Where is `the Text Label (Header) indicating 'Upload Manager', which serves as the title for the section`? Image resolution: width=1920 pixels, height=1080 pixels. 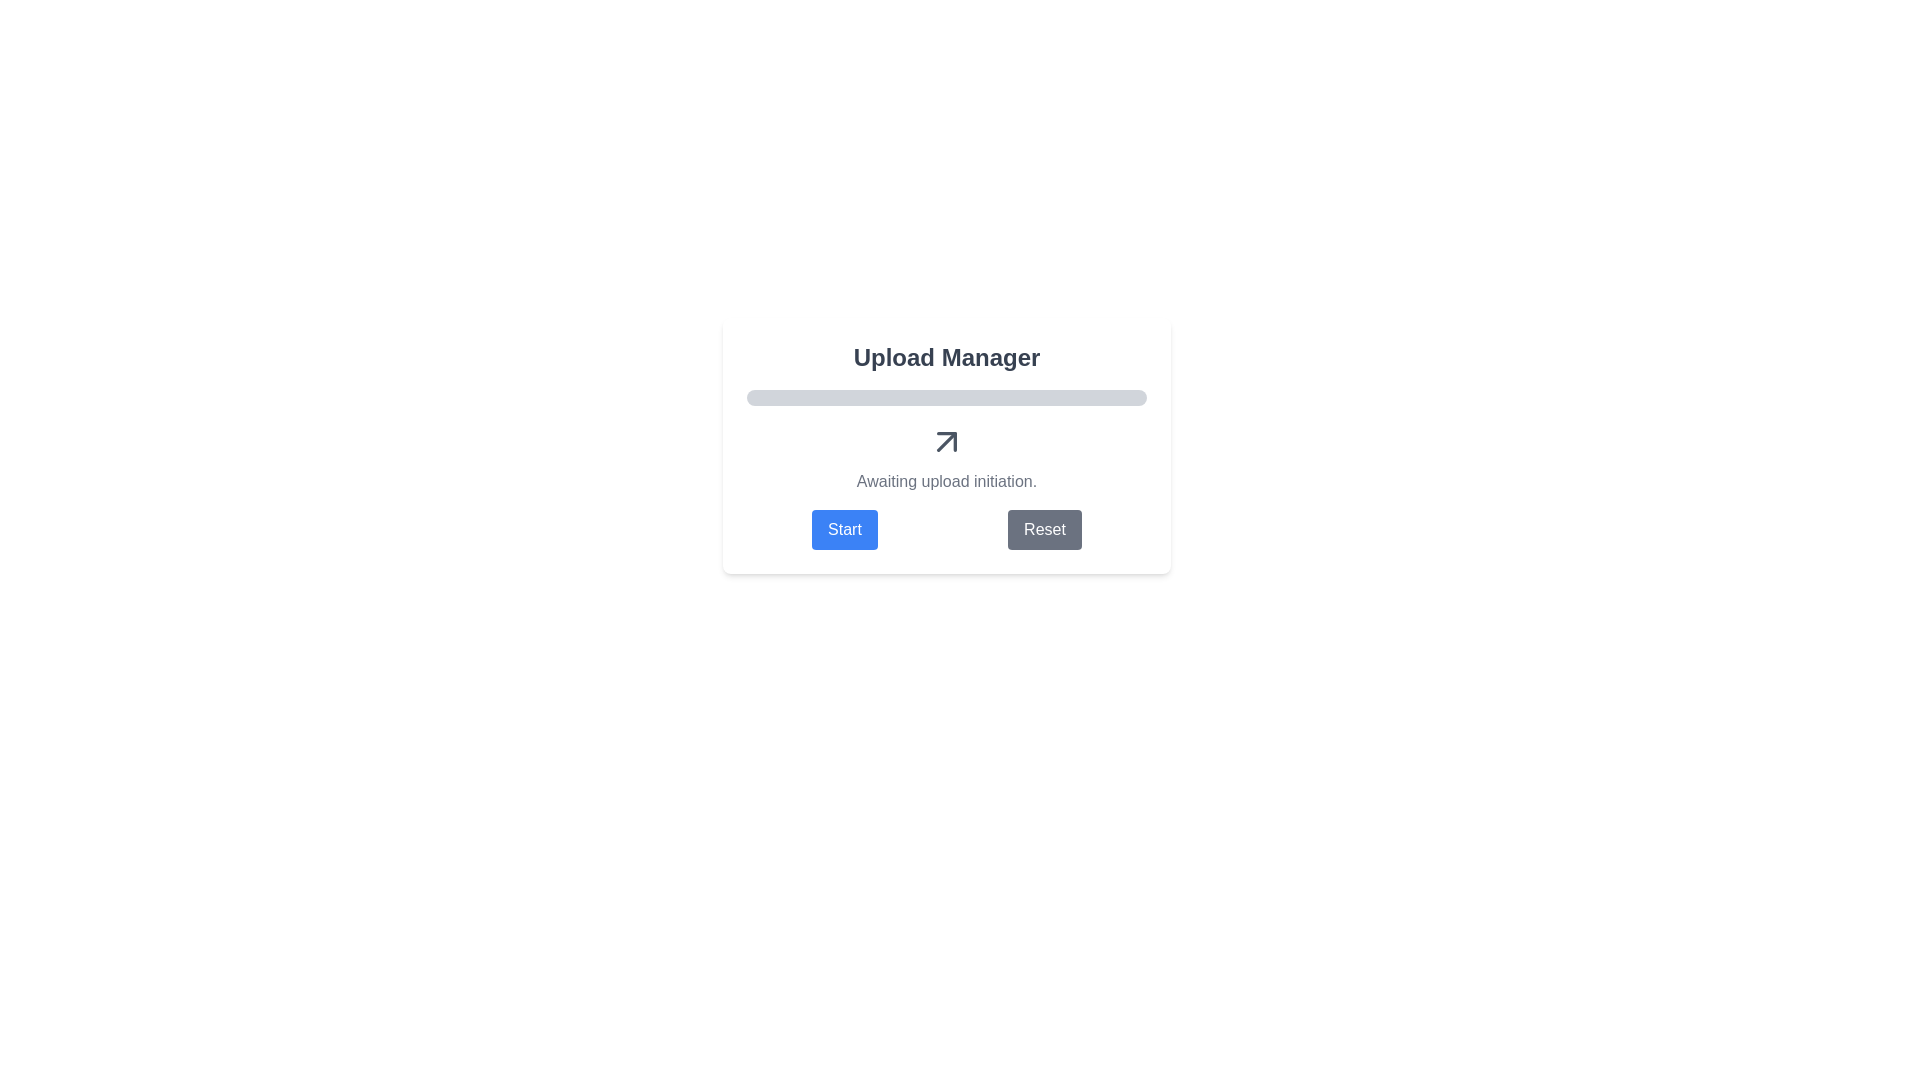 the Text Label (Header) indicating 'Upload Manager', which serves as the title for the section is located at coordinates (945, 357).